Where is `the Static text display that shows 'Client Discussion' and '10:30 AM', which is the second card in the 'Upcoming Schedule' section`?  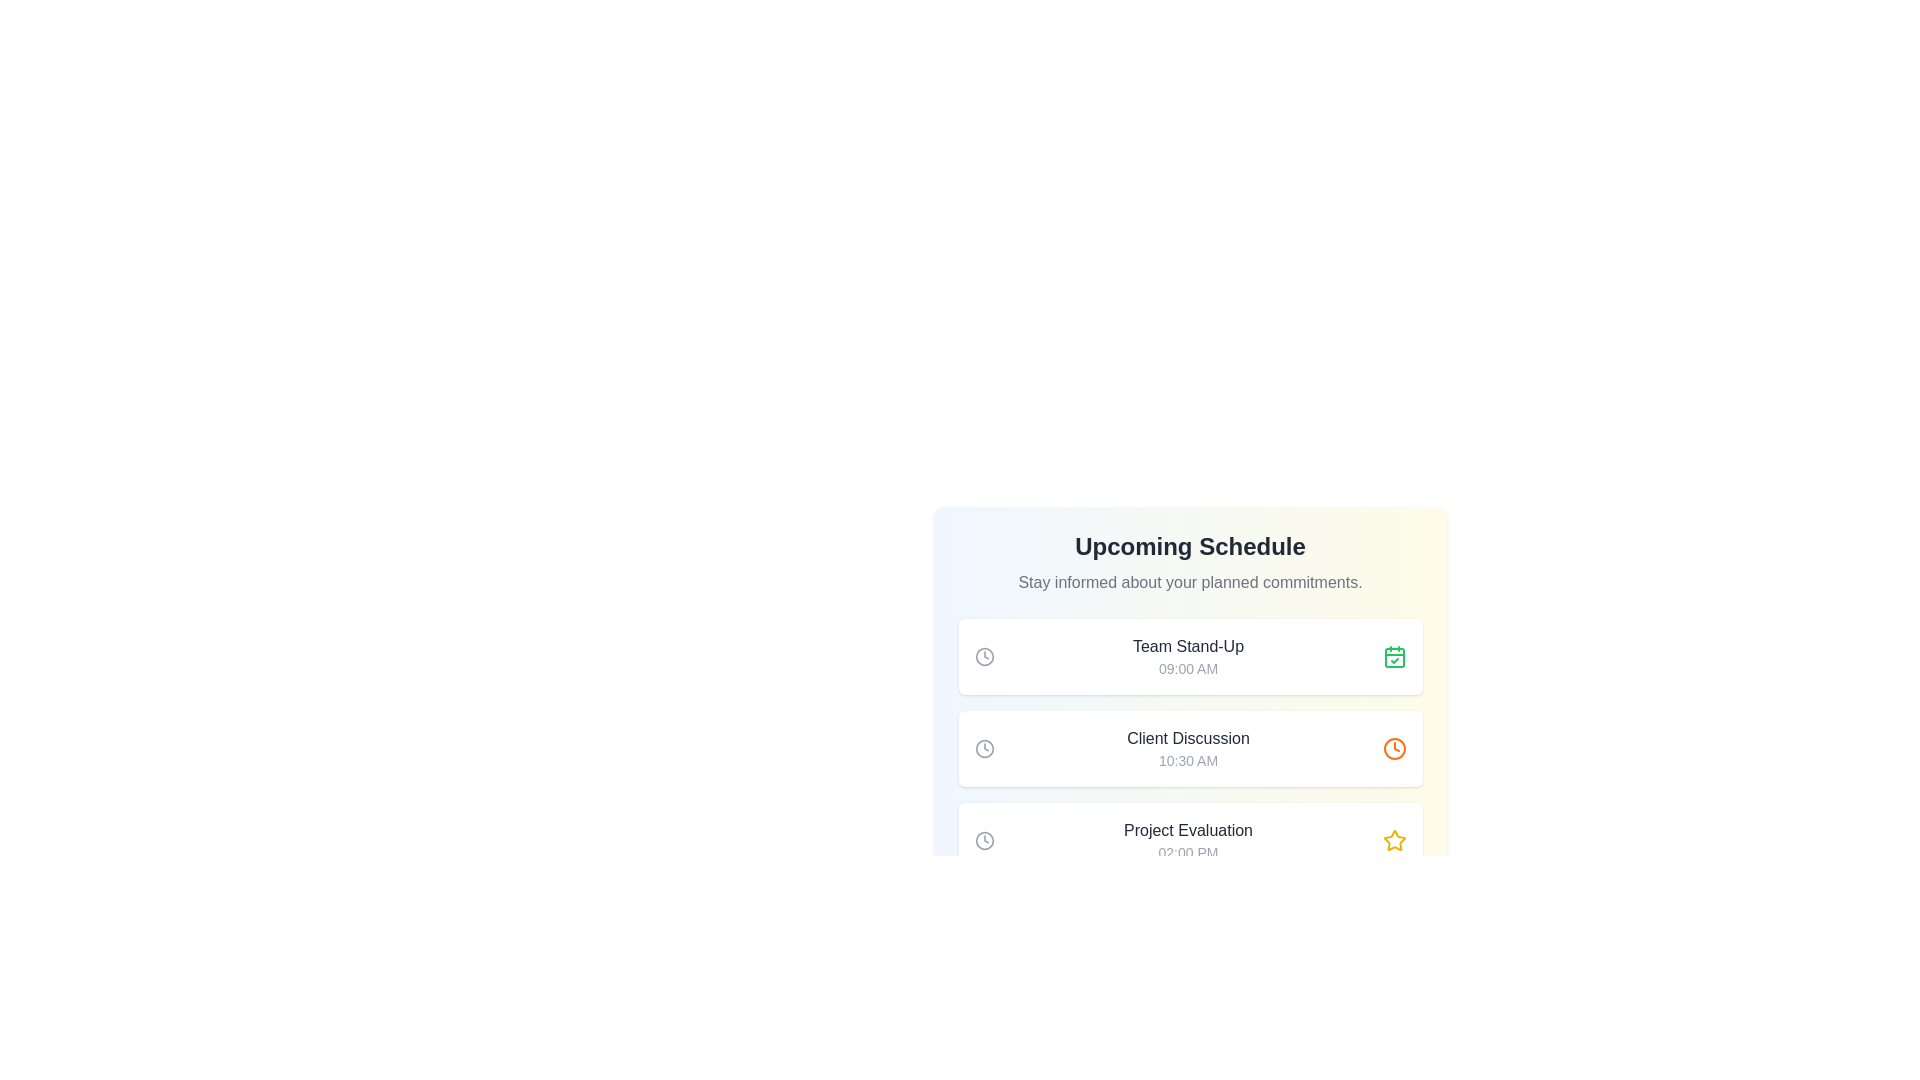 the Static text display that shows 'Client Discussion' and '10:30 AM', which is the second card in the 'Upcoming Schedule' section is located at coordinates (1188, 748).